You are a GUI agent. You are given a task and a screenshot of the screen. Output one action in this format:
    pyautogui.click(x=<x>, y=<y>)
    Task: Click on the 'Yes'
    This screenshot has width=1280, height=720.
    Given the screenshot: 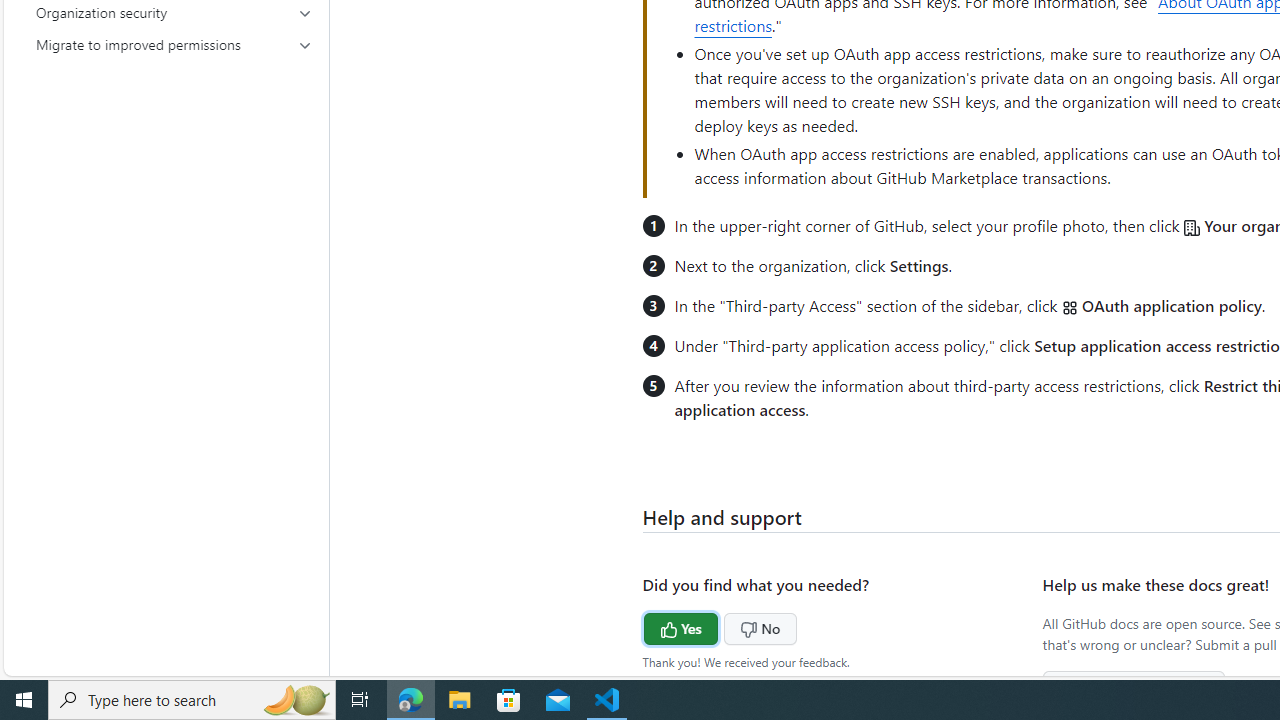 What is the action you would take?
    pyautogui.click(x=643, y=625)
    